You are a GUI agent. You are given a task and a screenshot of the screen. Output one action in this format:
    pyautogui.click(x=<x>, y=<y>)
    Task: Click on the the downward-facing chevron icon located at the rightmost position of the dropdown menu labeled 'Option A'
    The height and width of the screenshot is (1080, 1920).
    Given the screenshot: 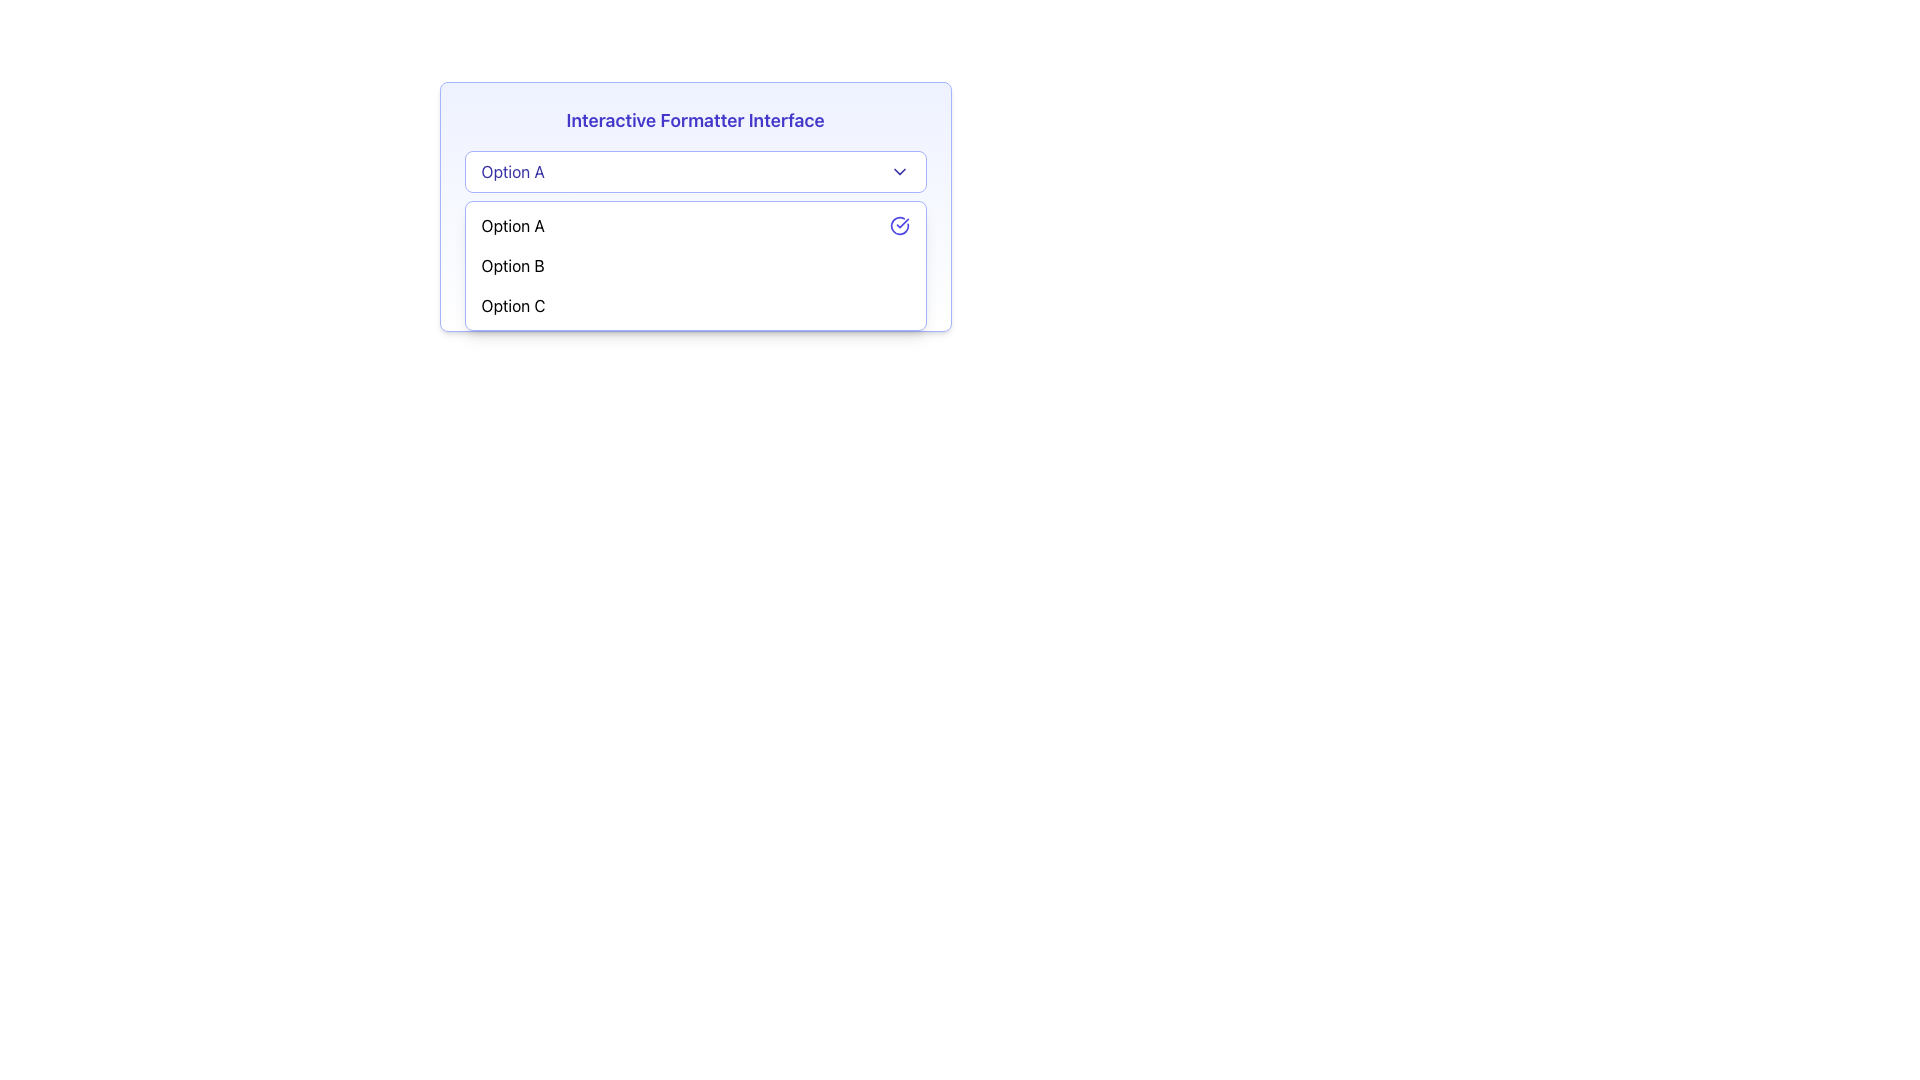 What is the action you would take?
    pyautogui.click(x=898, y=171)
    